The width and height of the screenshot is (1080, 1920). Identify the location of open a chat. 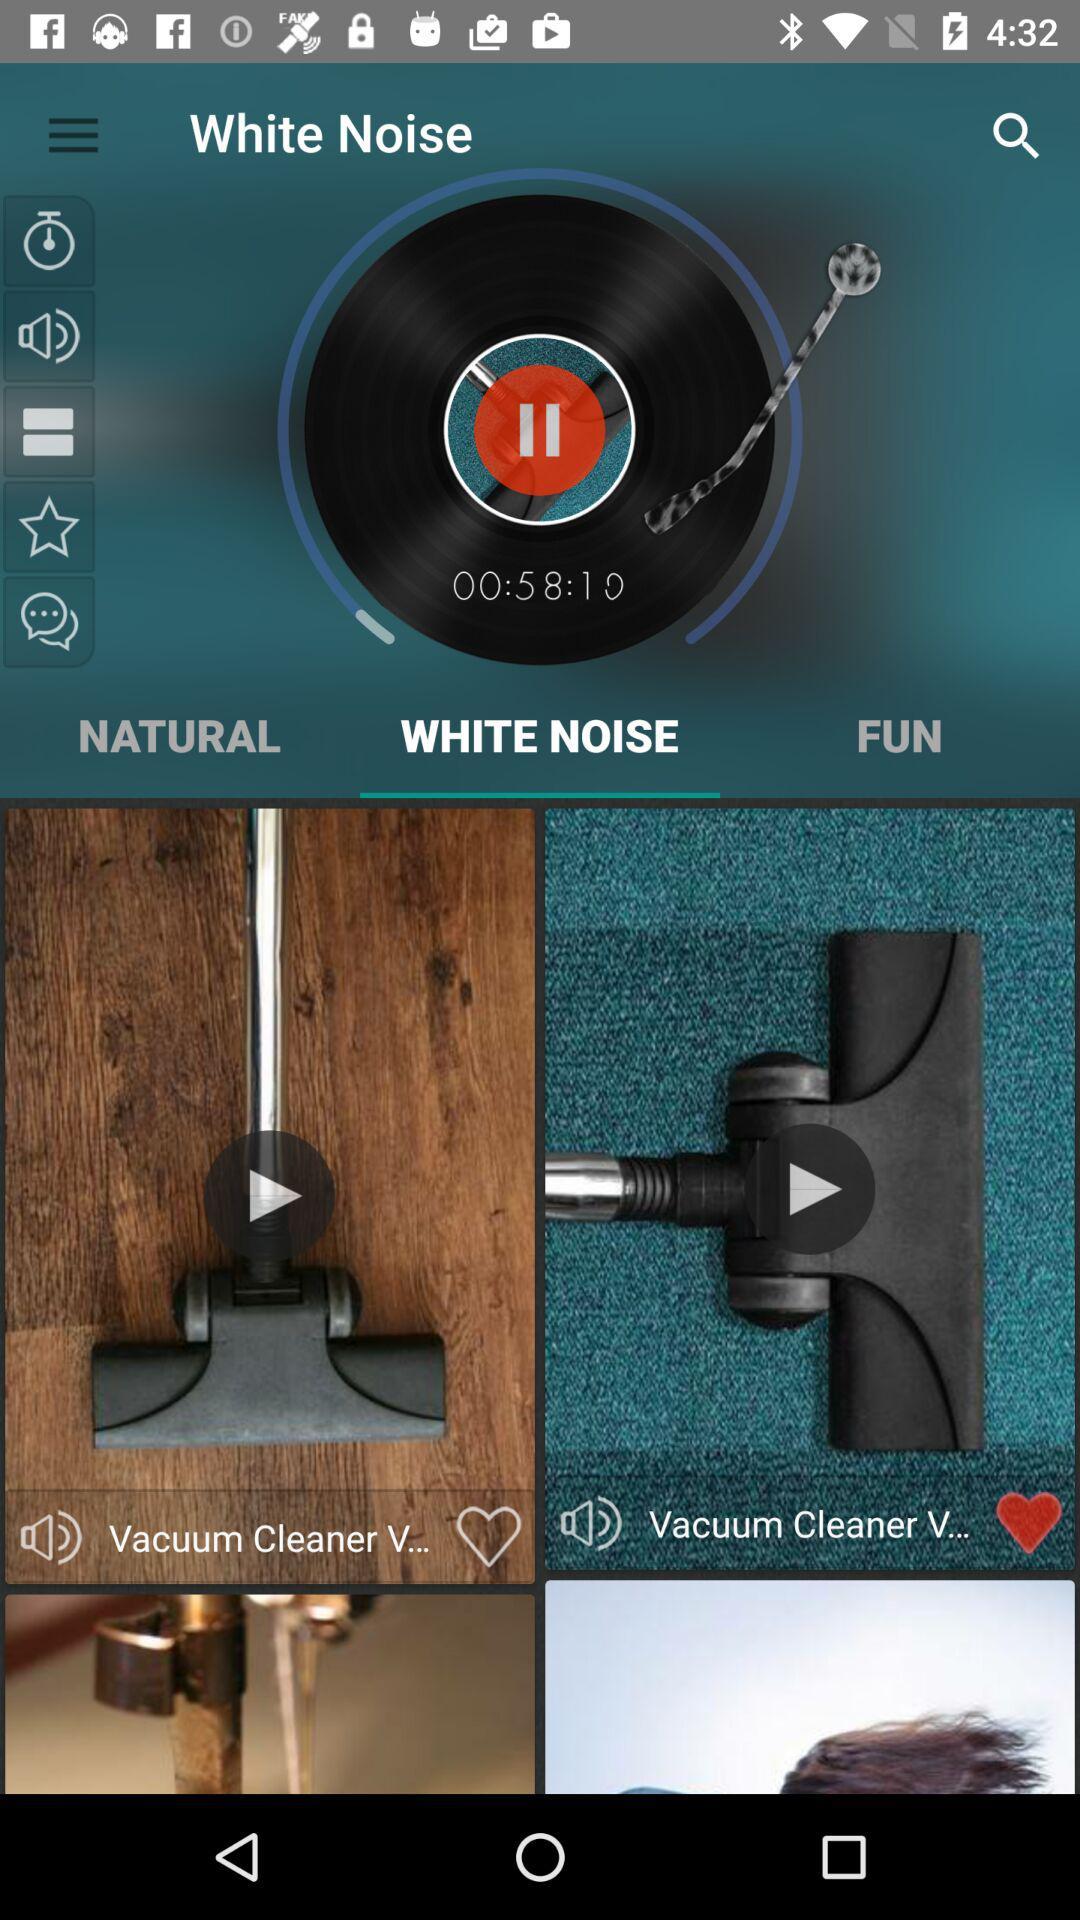
(48, 621).